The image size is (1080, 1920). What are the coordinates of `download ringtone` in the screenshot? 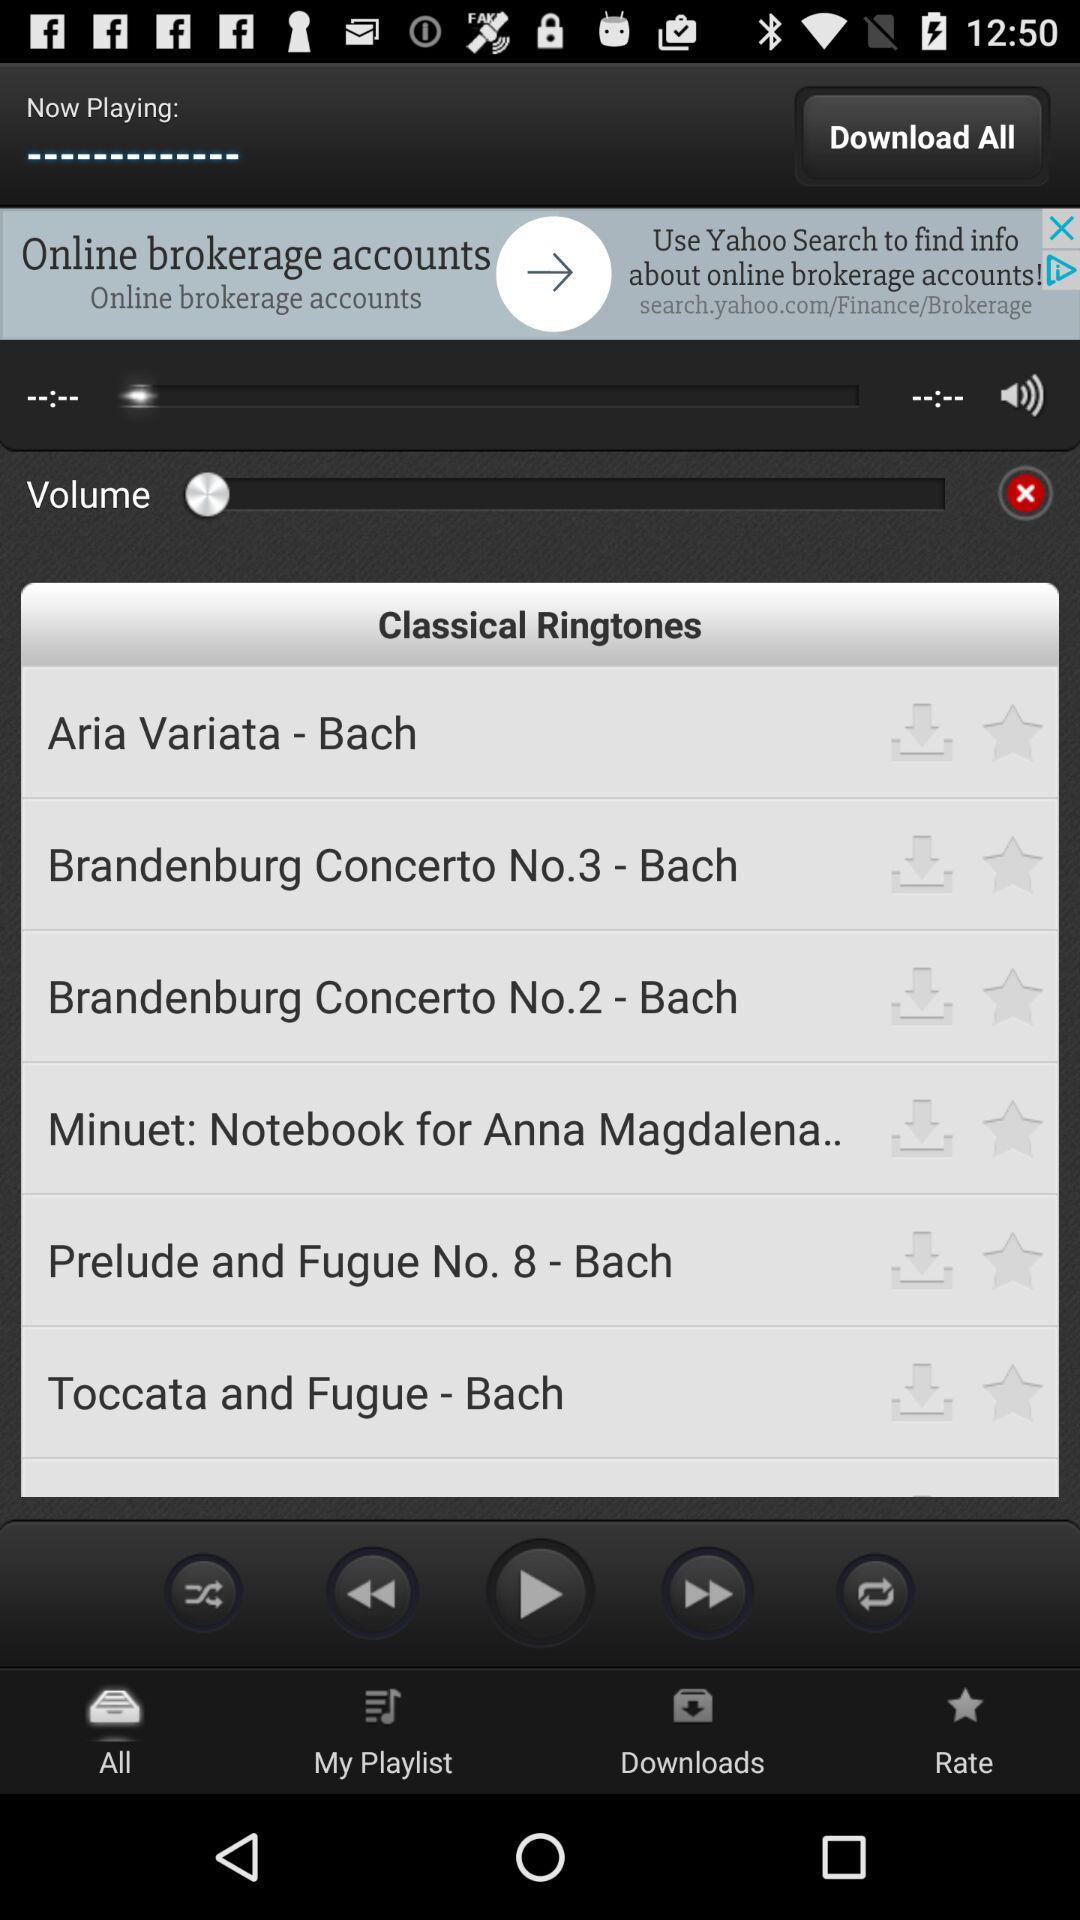 It's located at (922, 1390).